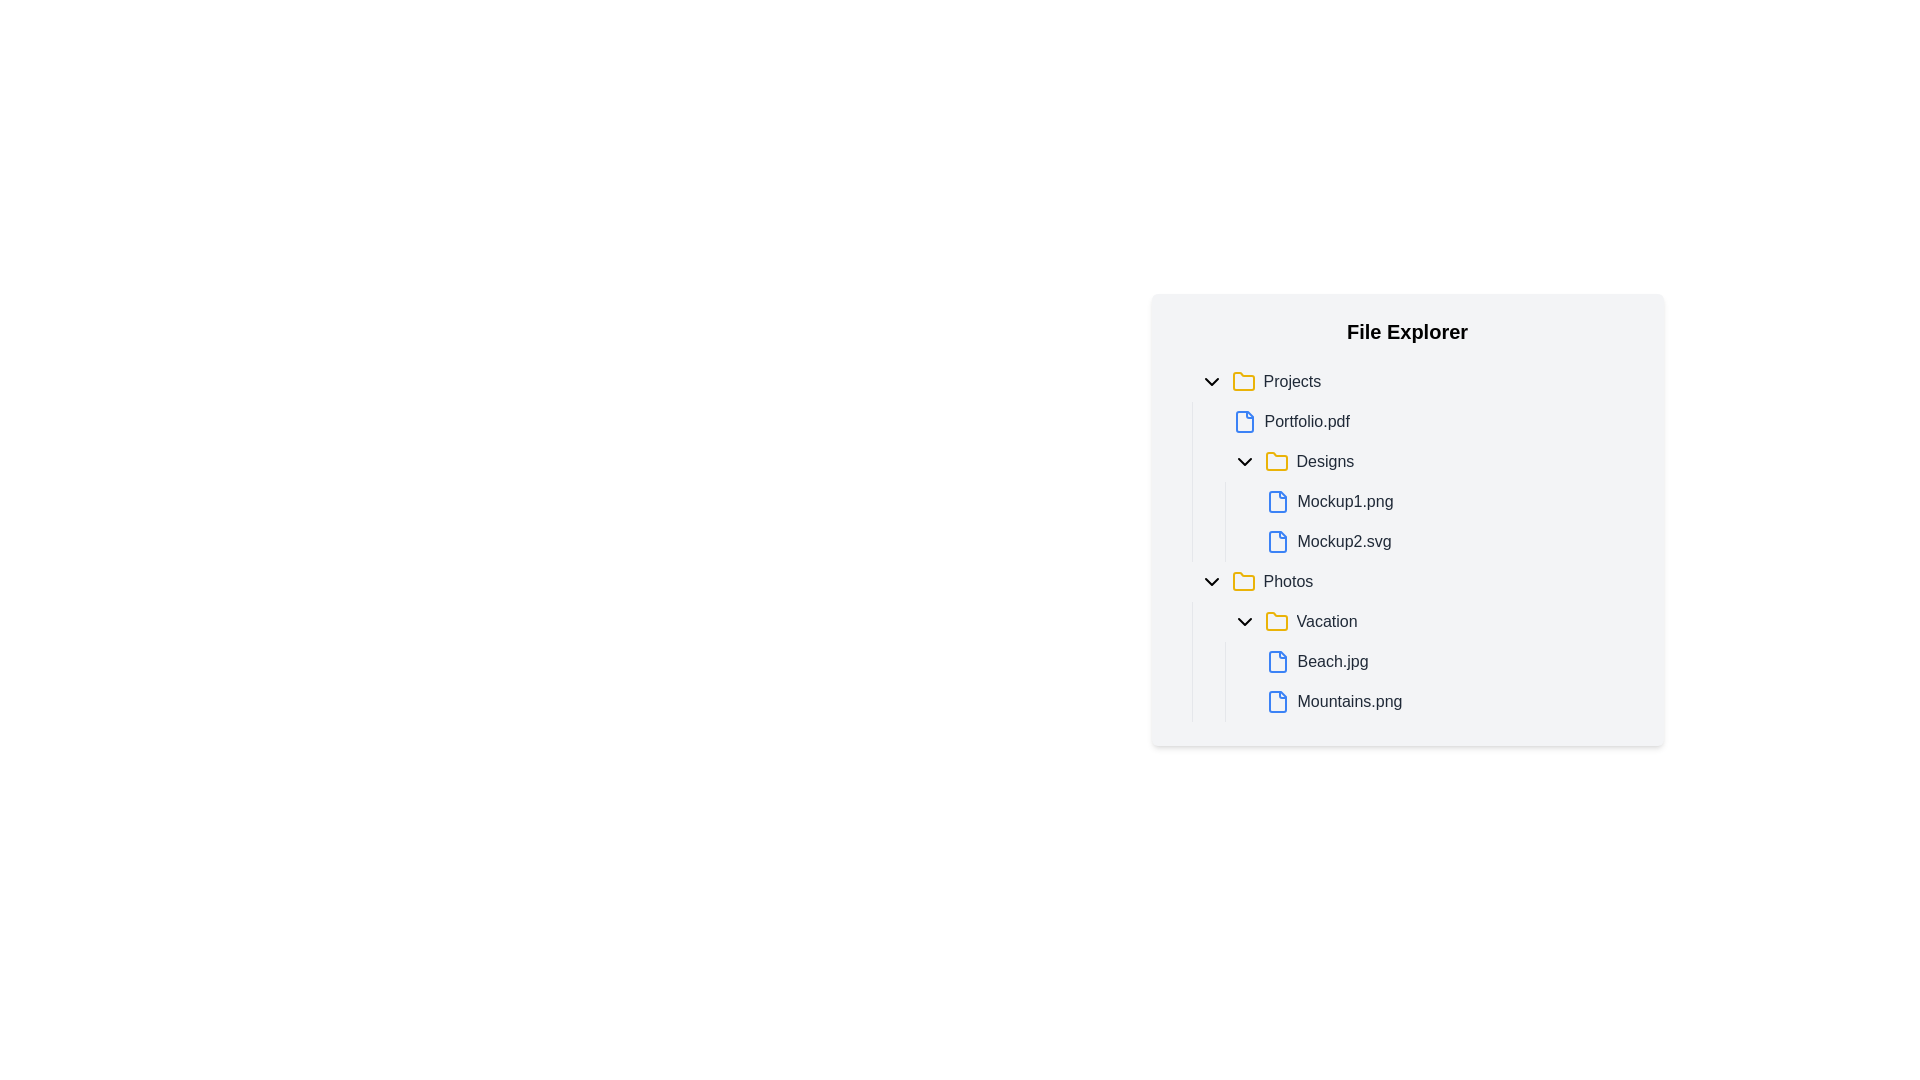  I want to click on the blue document file icon located next, so click(1276, 500).